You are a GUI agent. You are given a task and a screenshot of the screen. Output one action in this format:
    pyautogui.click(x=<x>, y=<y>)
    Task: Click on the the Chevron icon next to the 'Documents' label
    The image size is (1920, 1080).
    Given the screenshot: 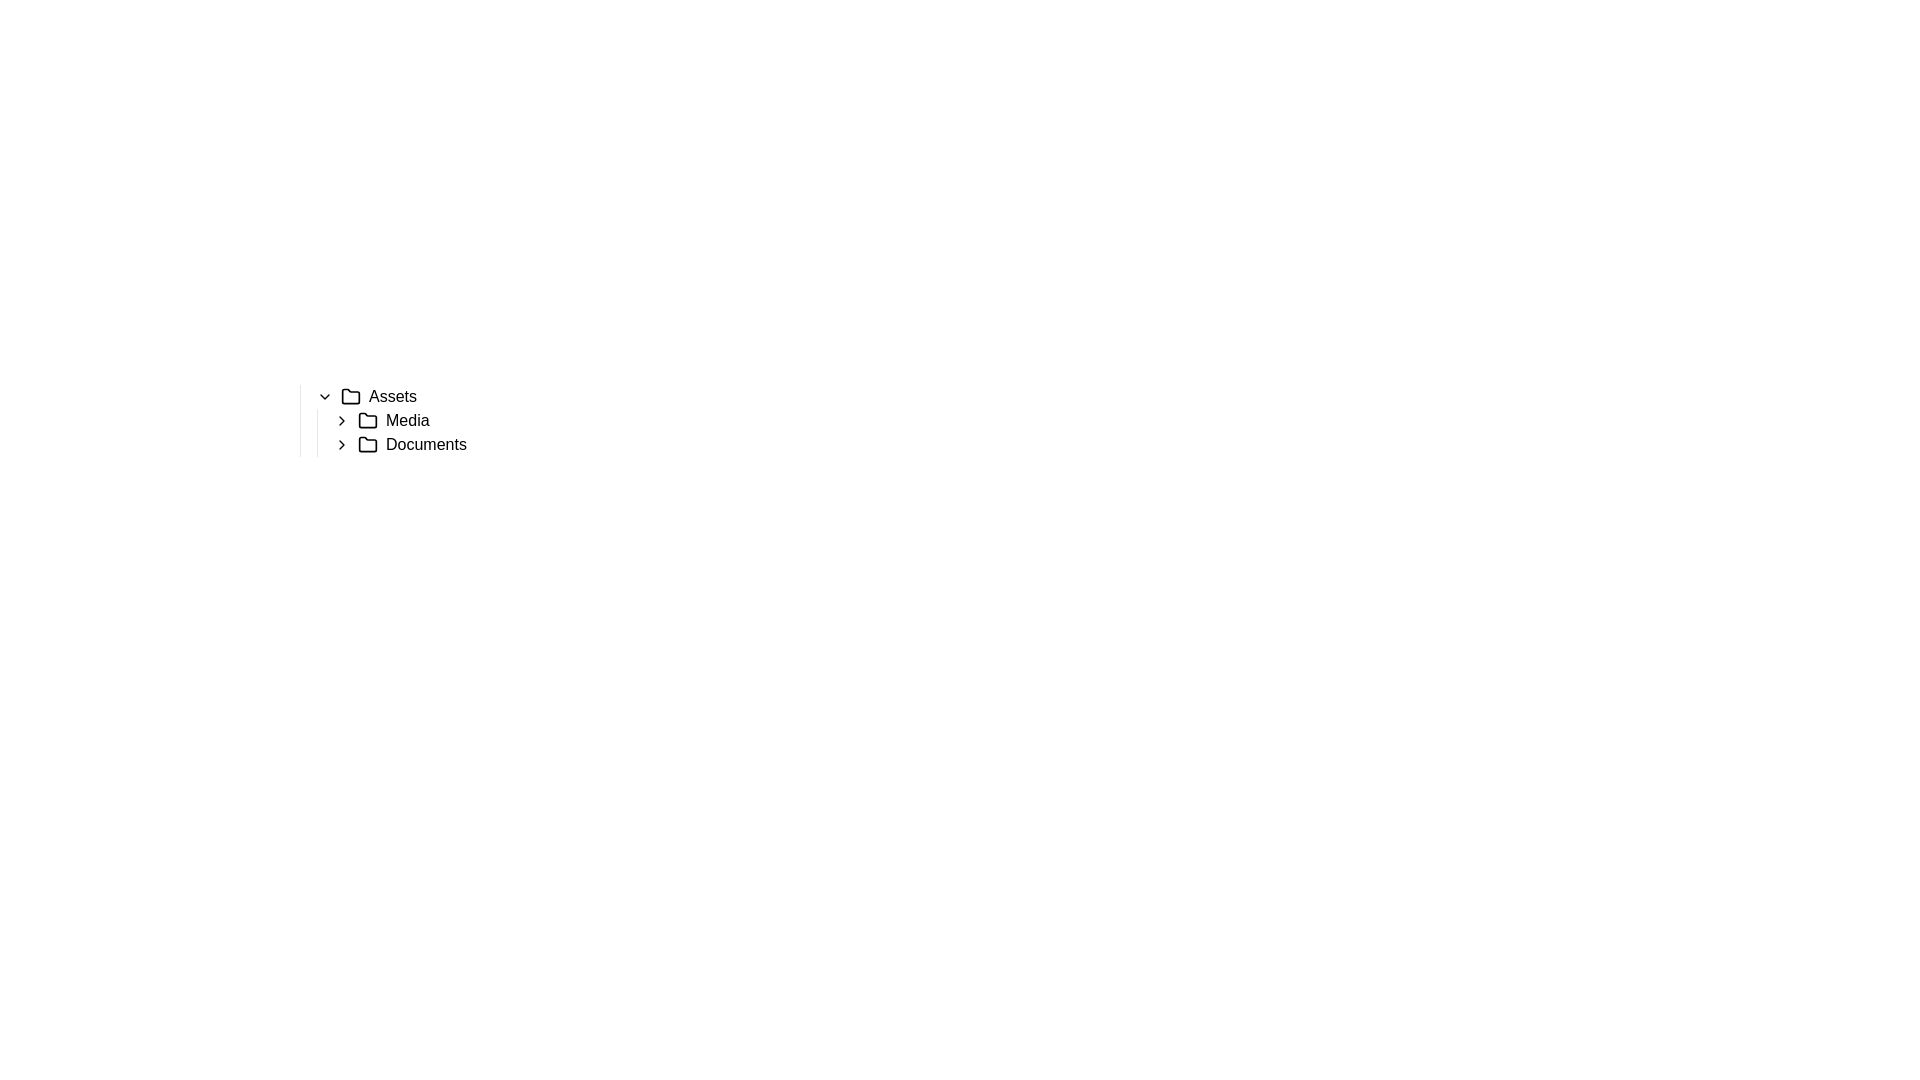 What is the action you would take?
    pyautogui.click(x=341, y=443)
    